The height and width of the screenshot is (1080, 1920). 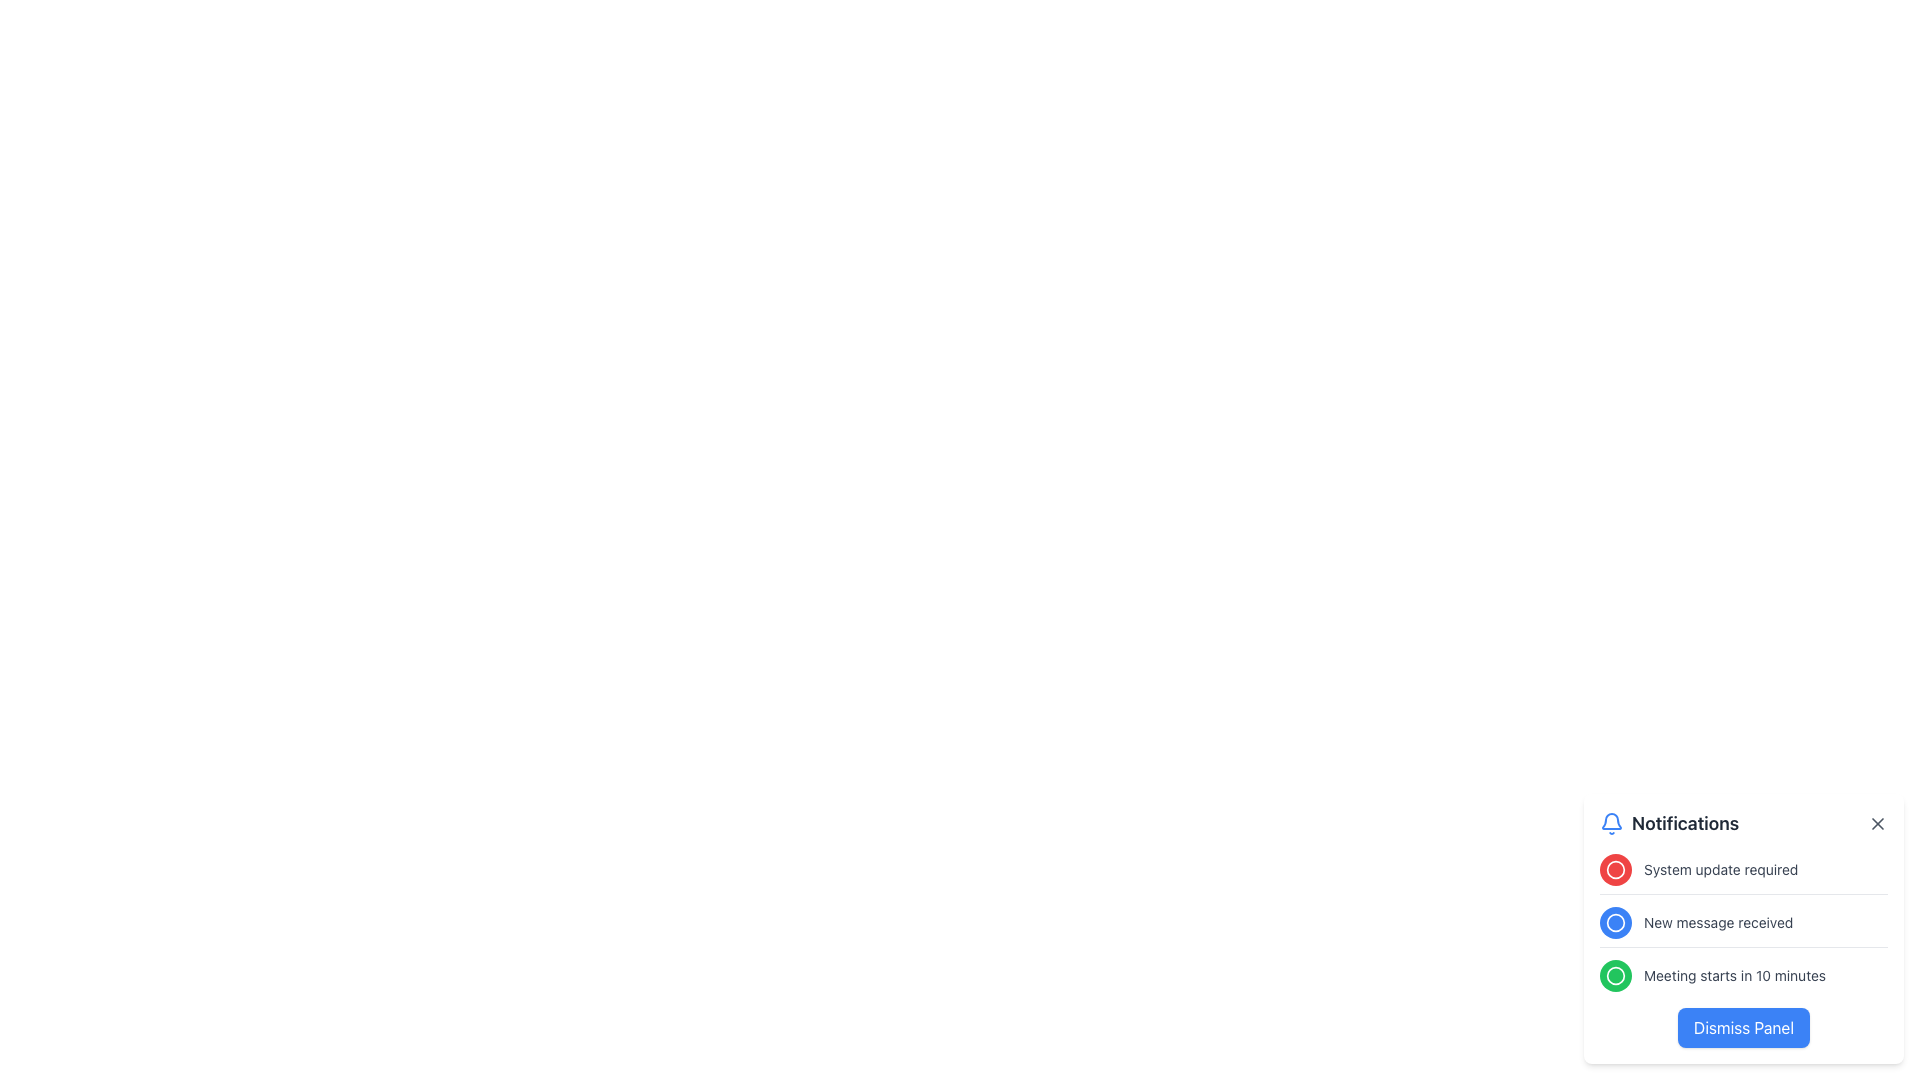 What do you see at coordinates (1616, 974) in the screenshot?
I see `the circular icon component in the notification list that indicates 'Meeting starts in 10 minutes'` at bounding box center [1616, 974].